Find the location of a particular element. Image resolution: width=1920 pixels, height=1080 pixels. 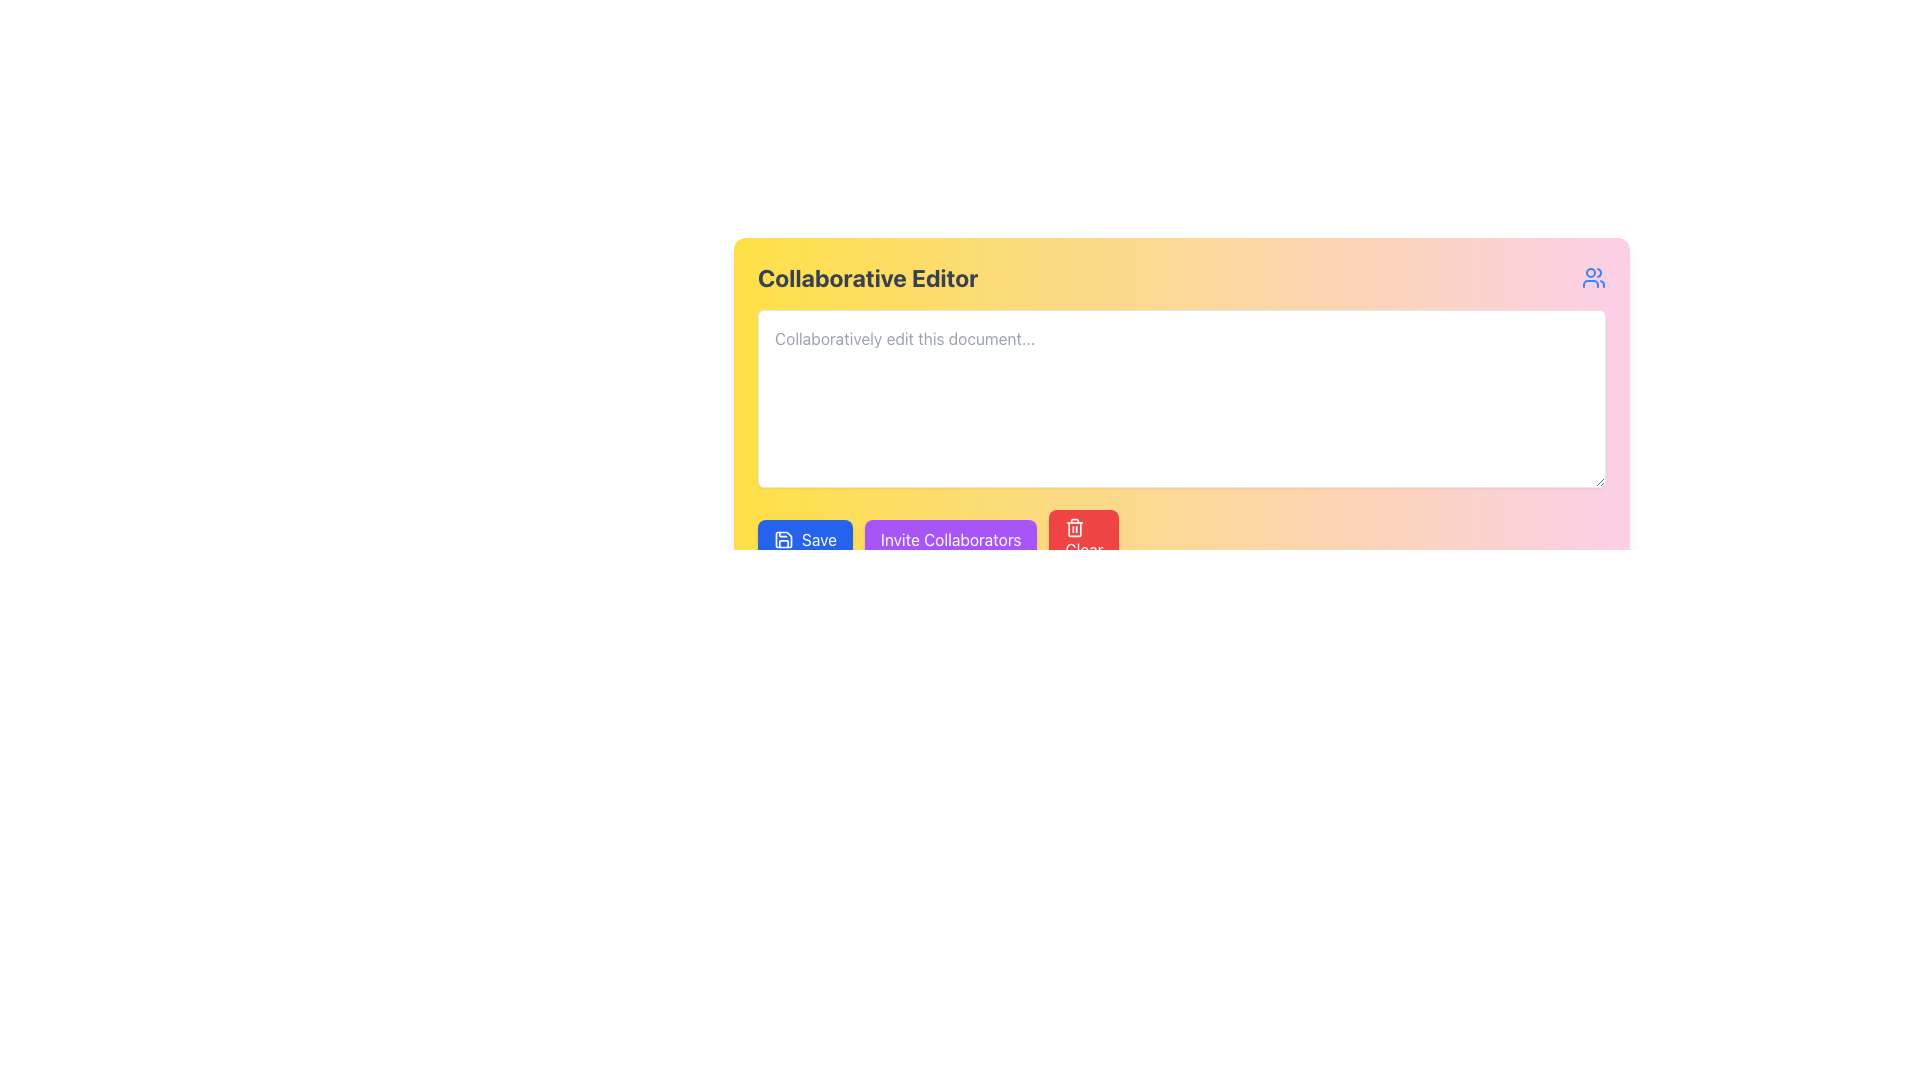

the collaboration icon located at the top-right corner of the 'Collaborative Editor' section is located at coordinates (1592, 277).